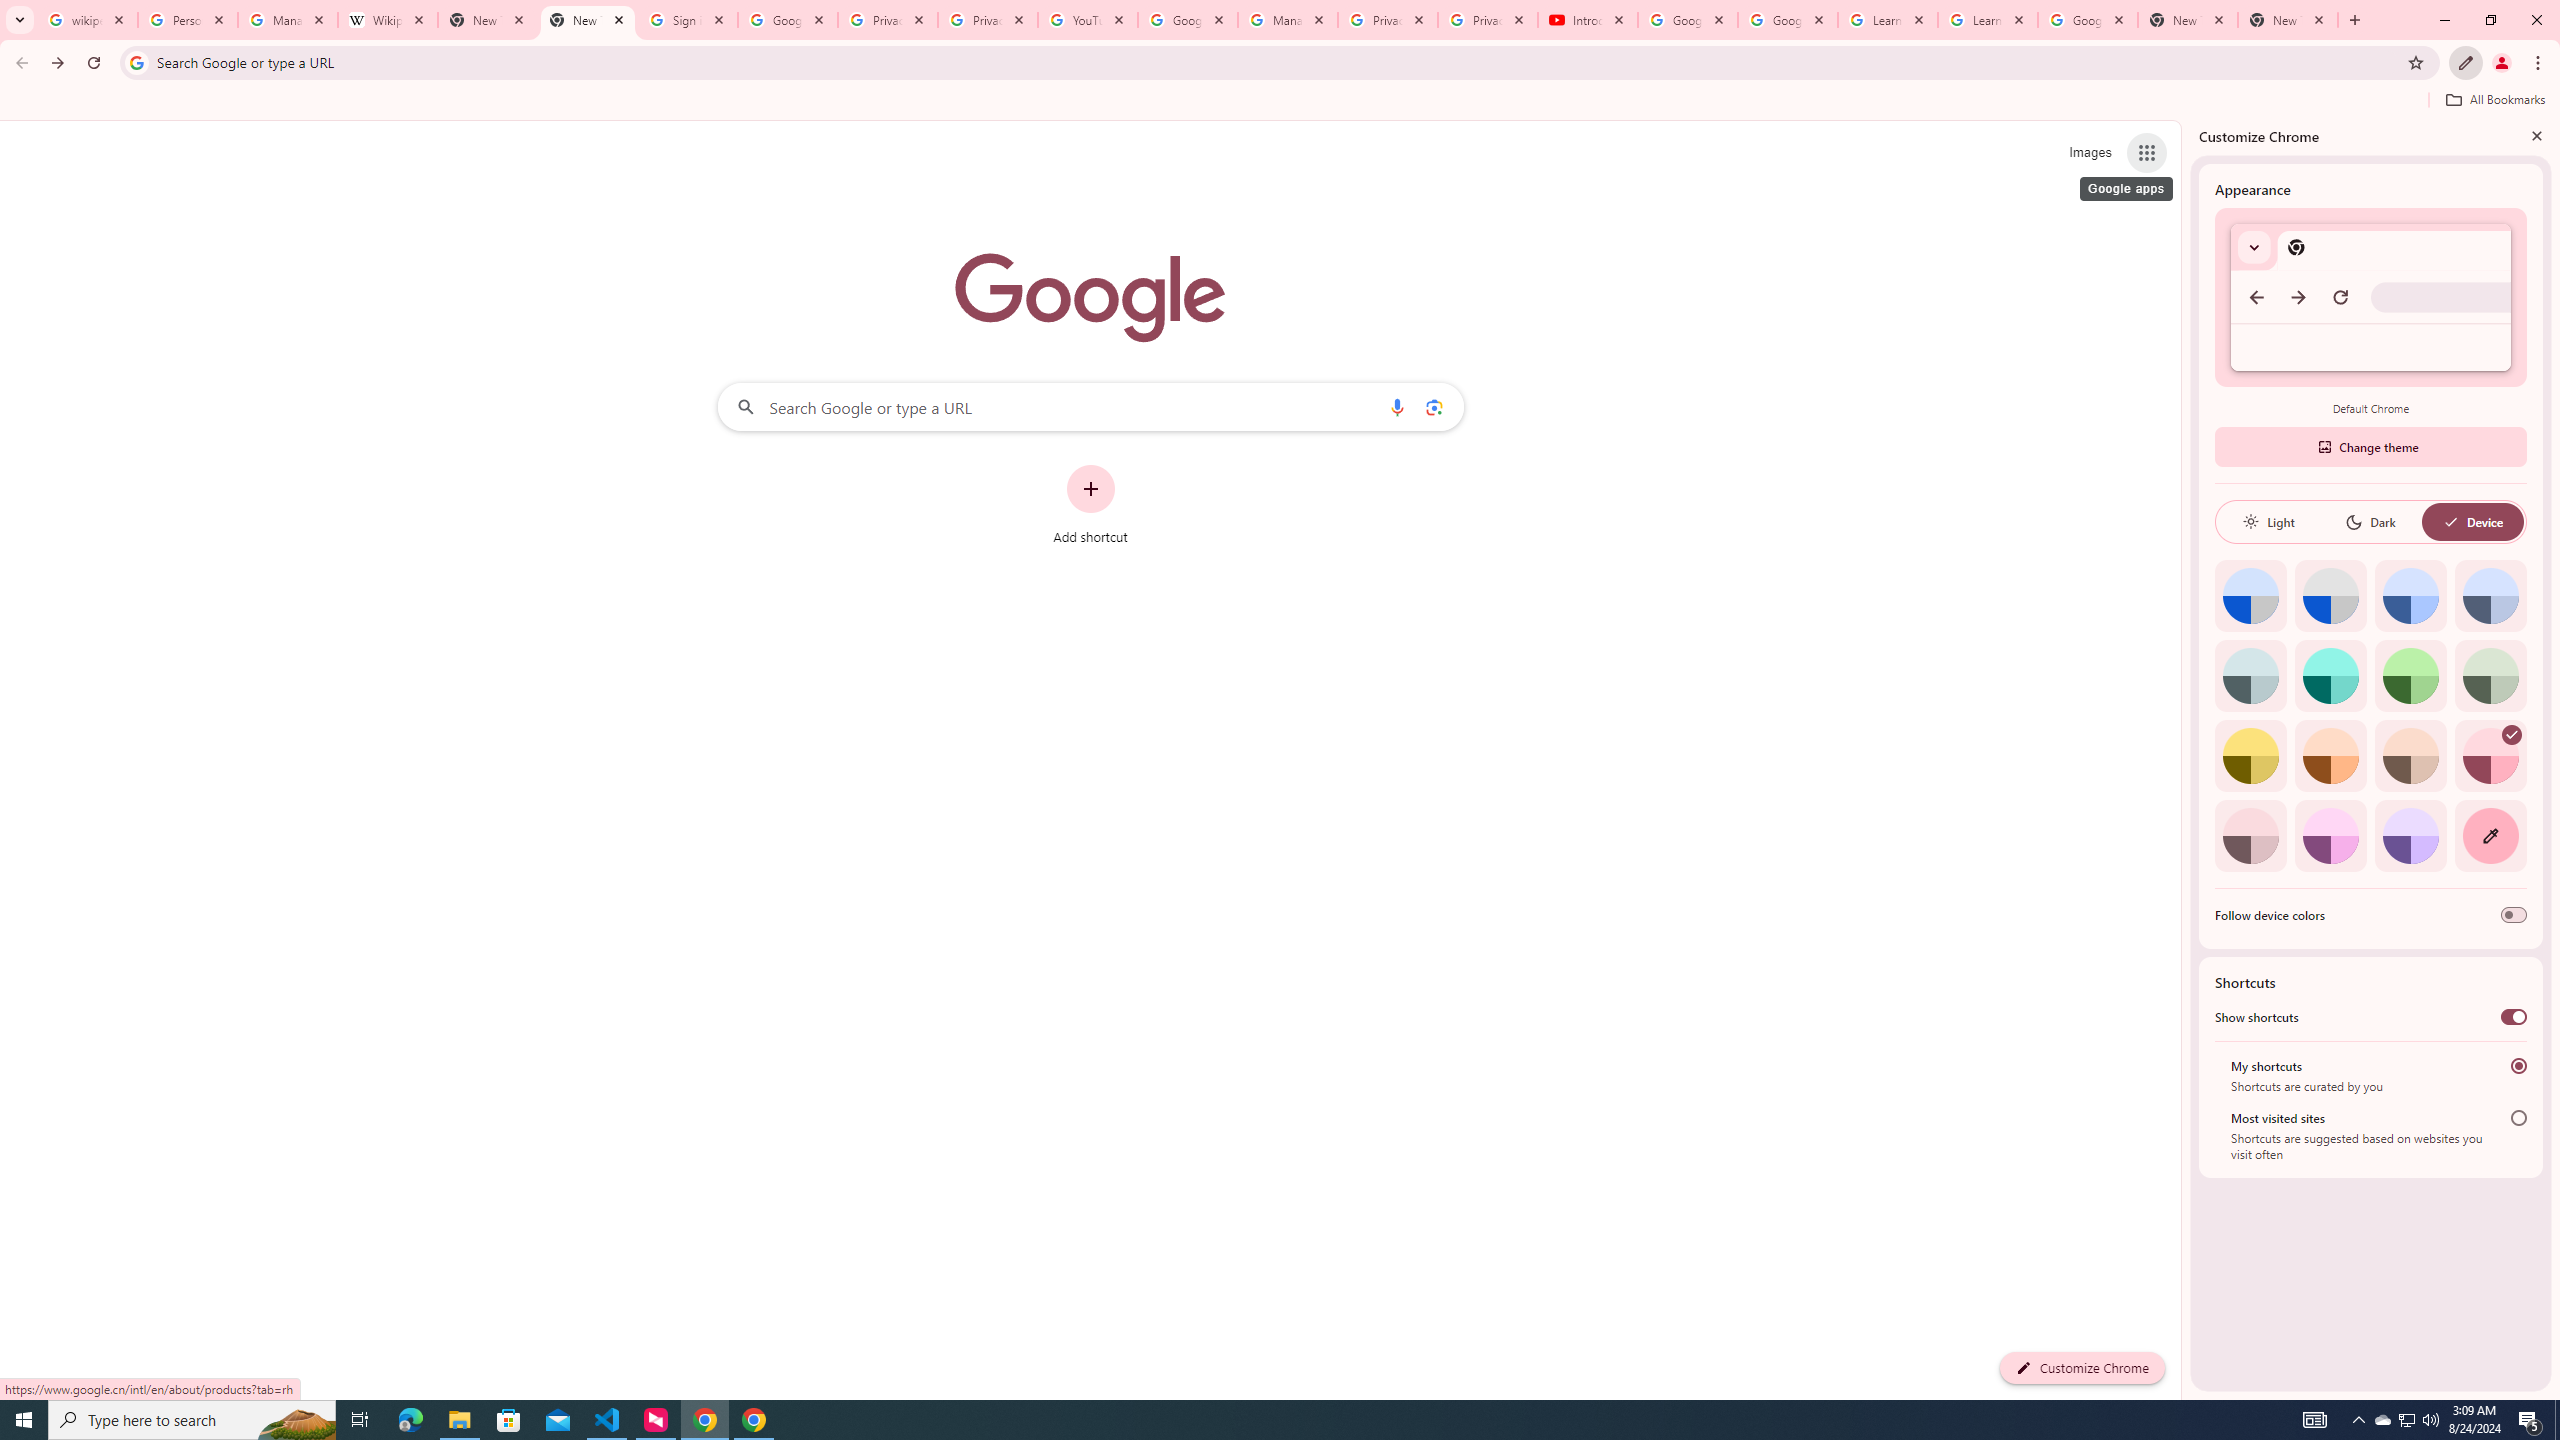 The image size is (2560, 1440). I want to click on 'Fuchsia', so click(2329, 835).